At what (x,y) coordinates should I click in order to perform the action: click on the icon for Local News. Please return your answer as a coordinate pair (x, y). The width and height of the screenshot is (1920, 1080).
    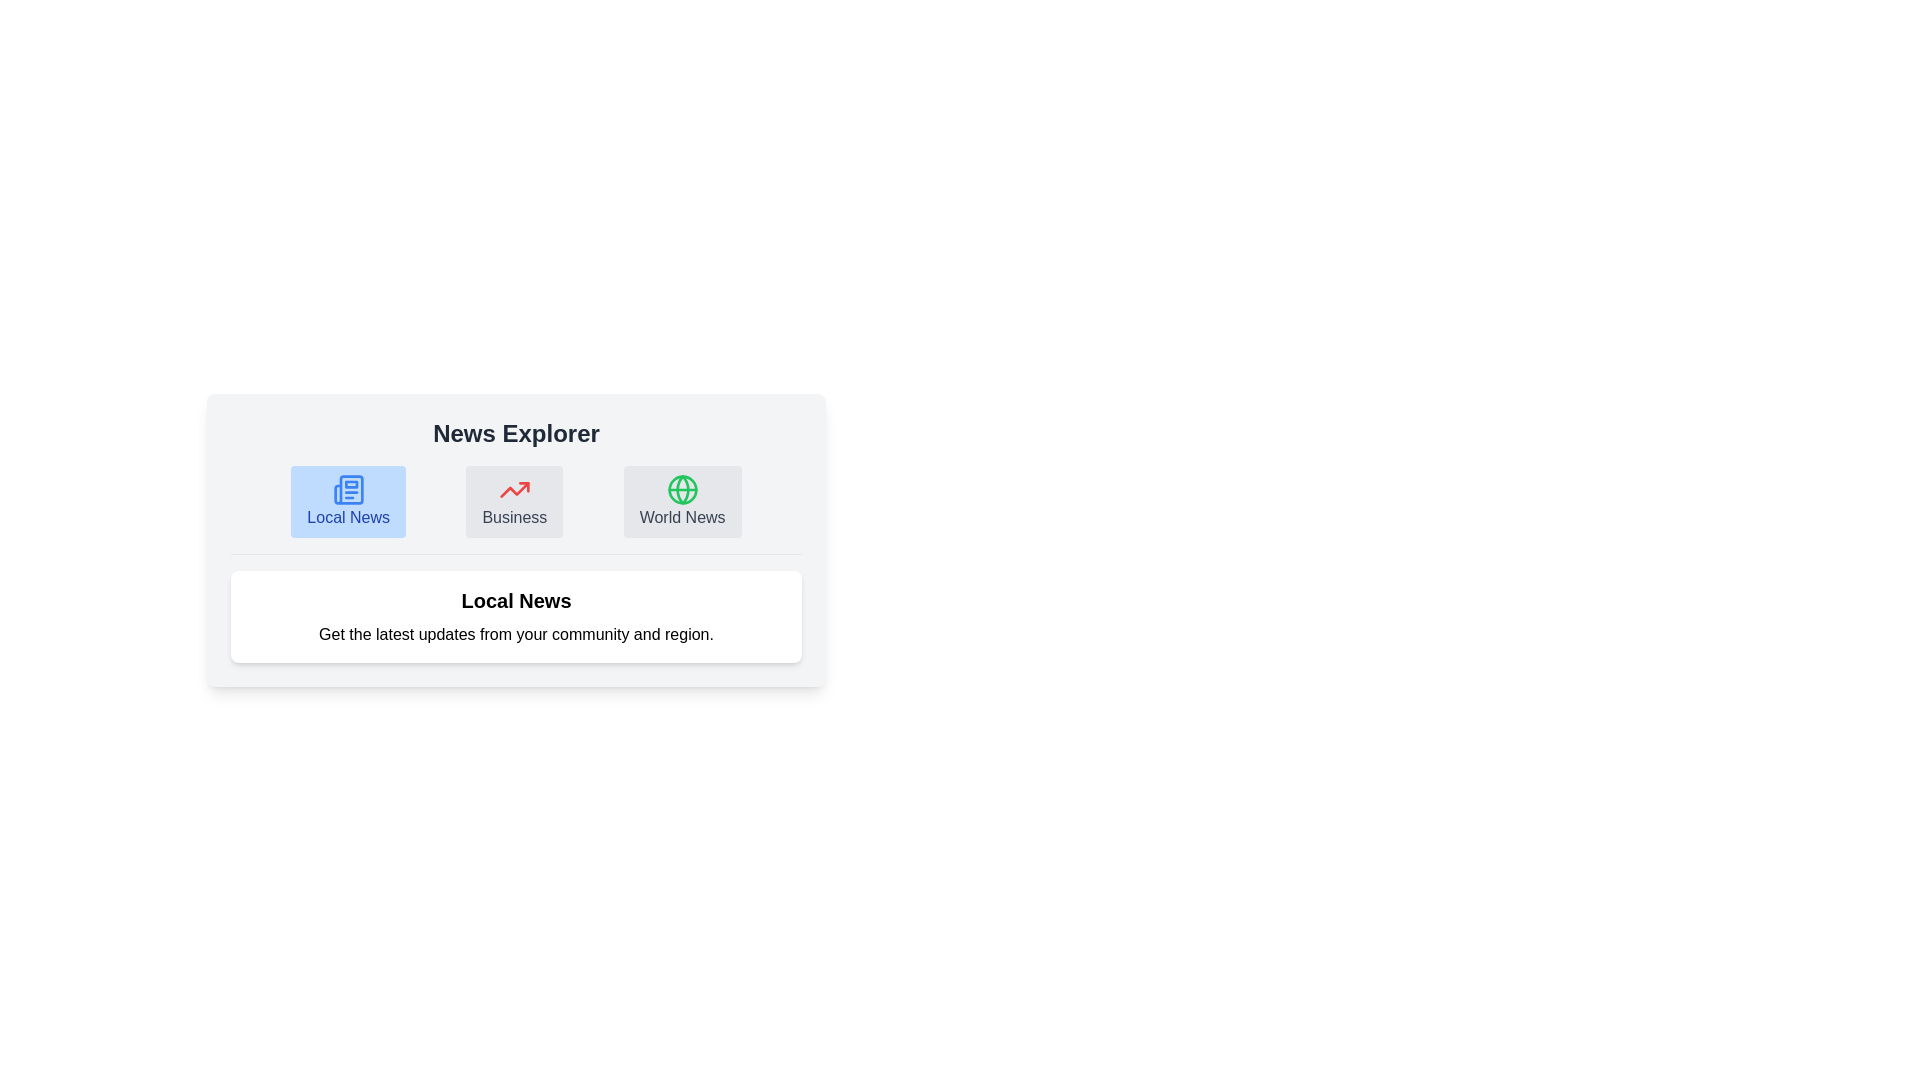
    Looking at the image, I should click on (348, 500).